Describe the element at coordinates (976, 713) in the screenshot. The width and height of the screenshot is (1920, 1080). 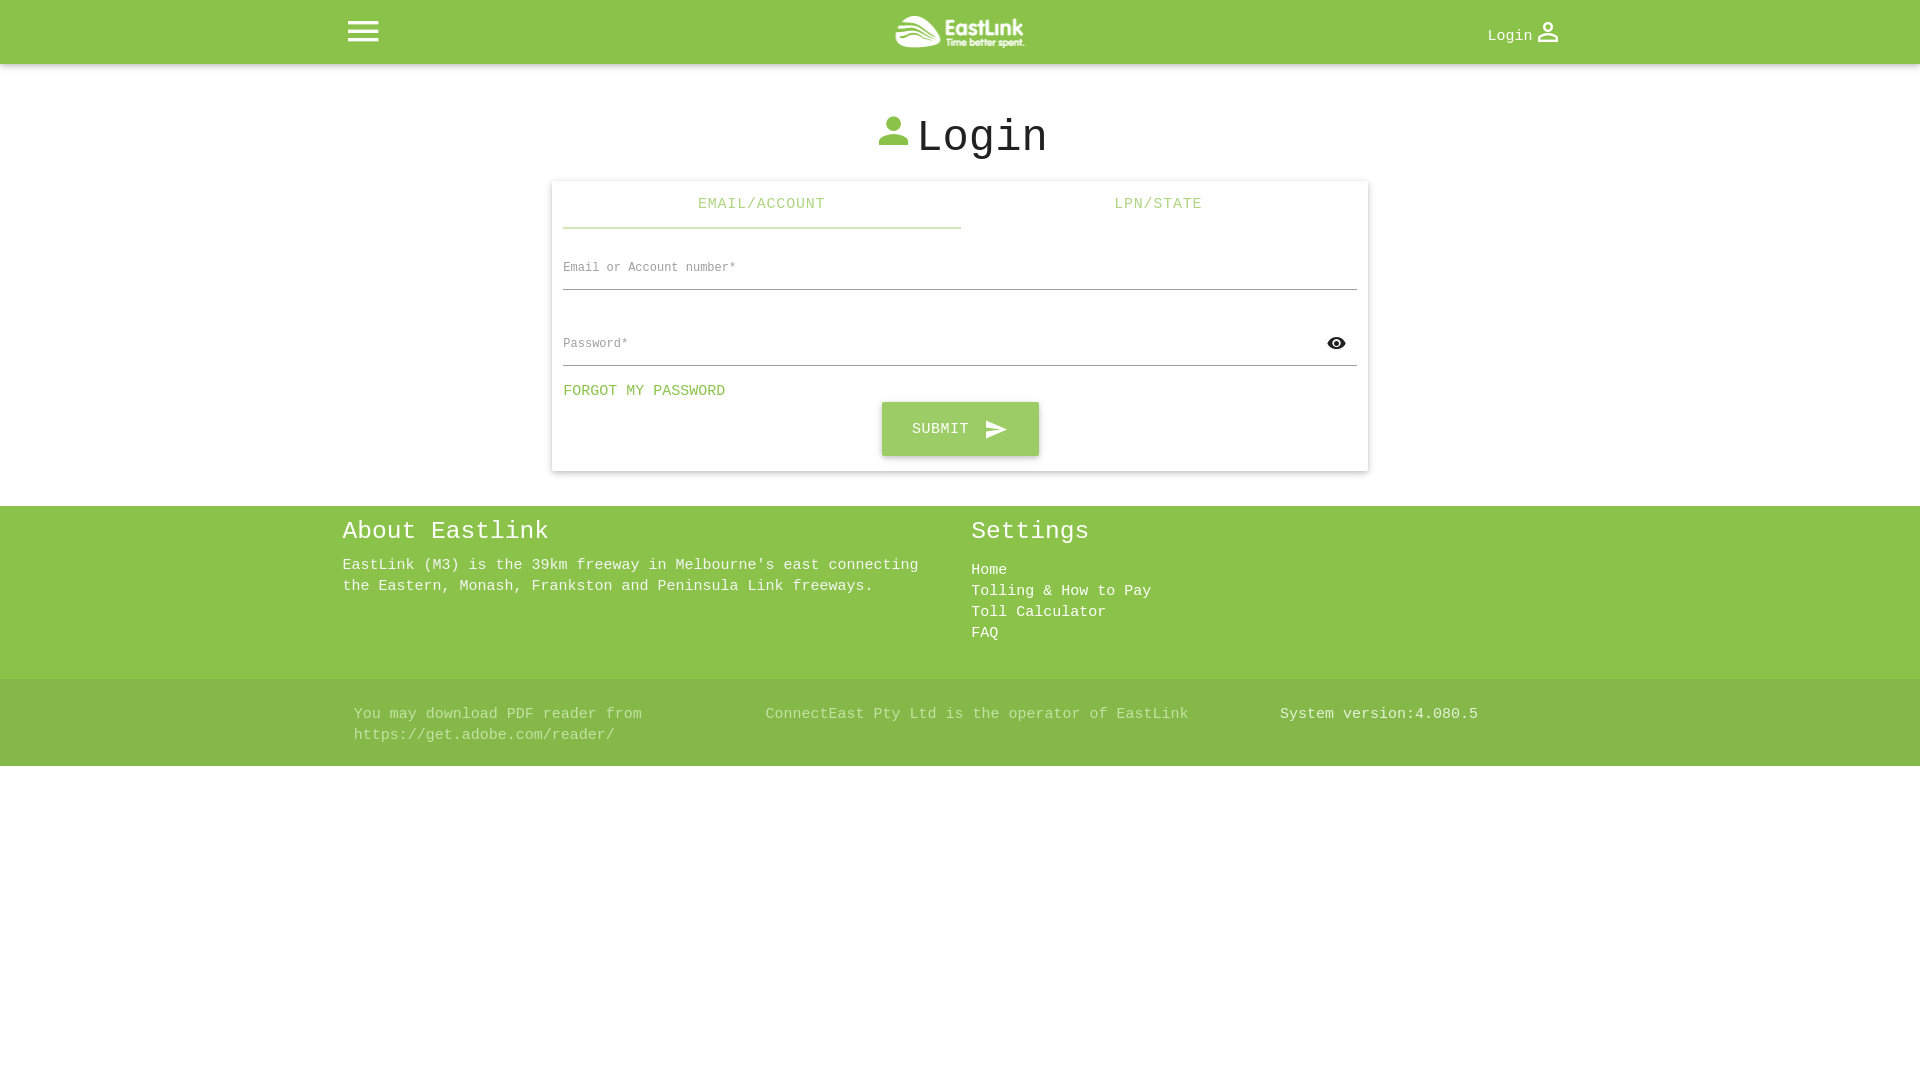
I see `'ConnectEast Pty Ltd is the operator of EastLink'` at that location.